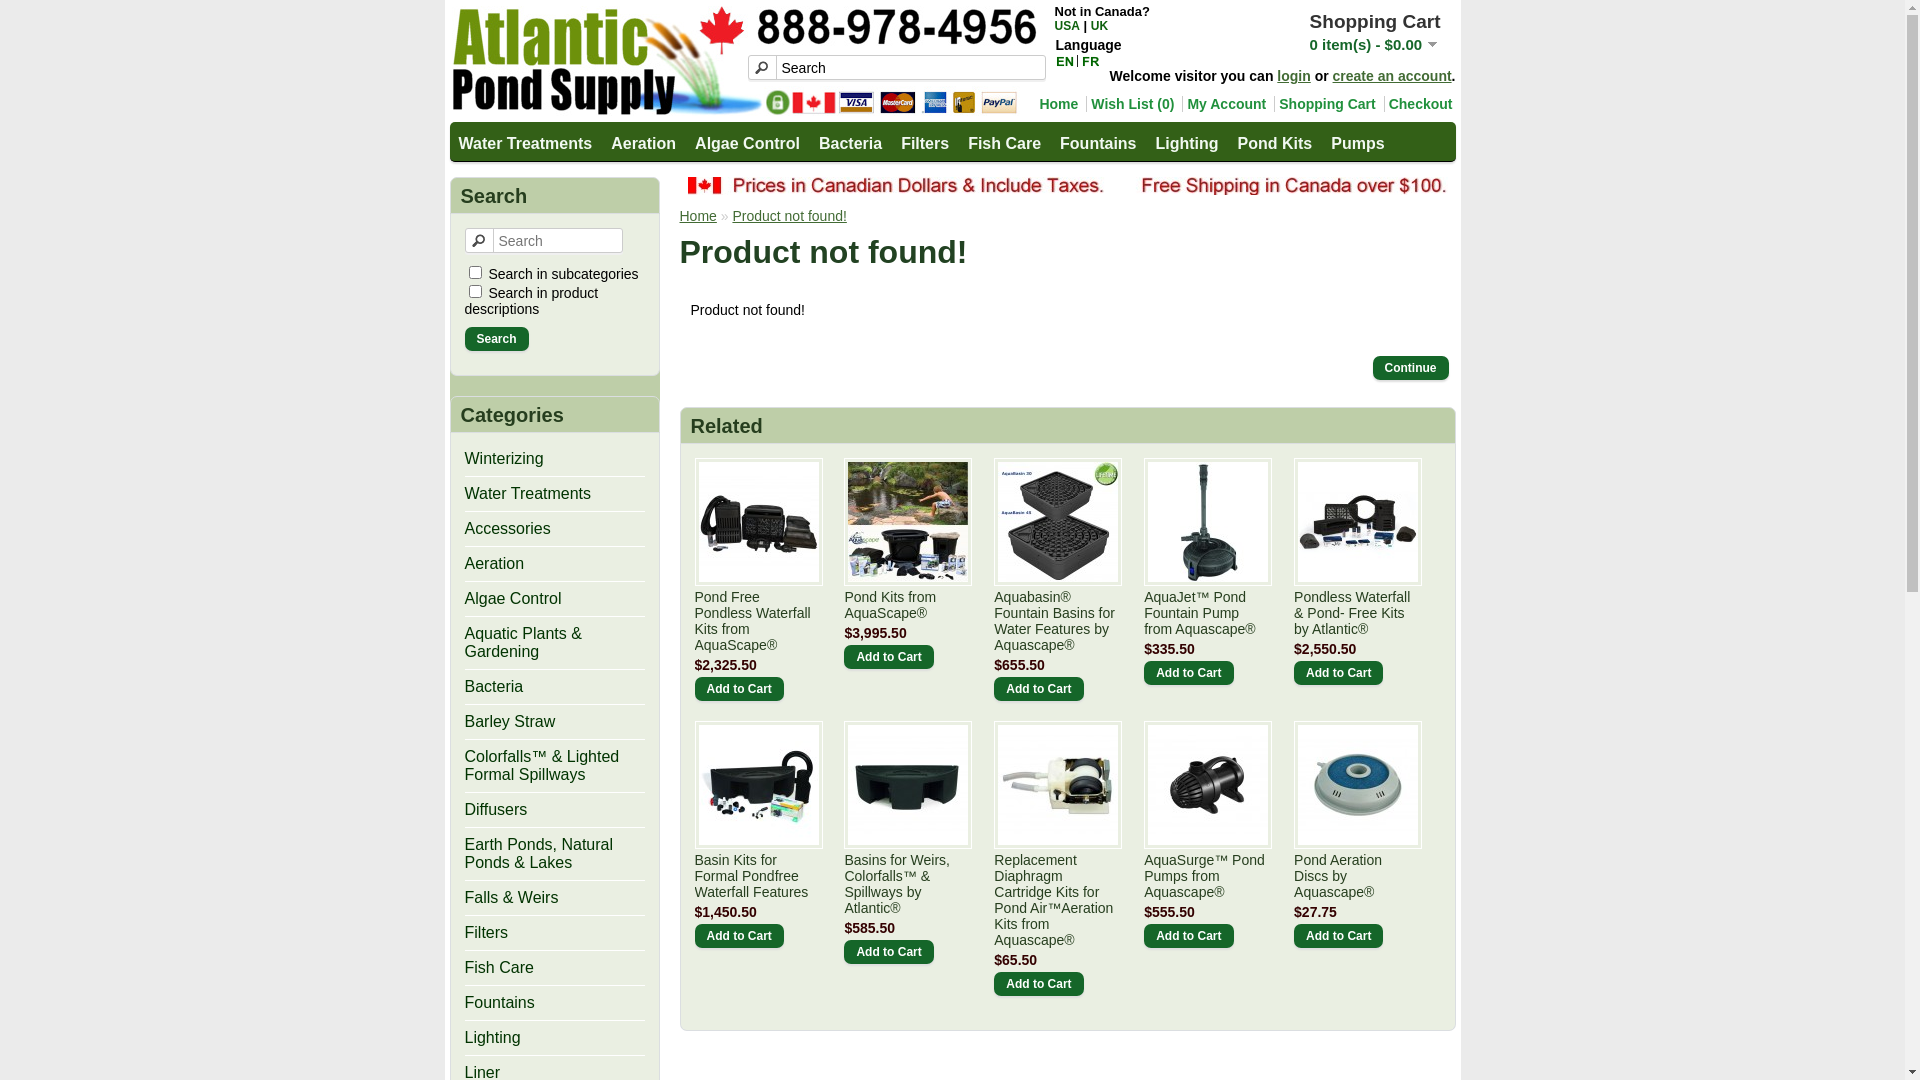 The width and height of the screenshot is (1920, 1080). I want to click on 'Fountains', so click(499, 1002).